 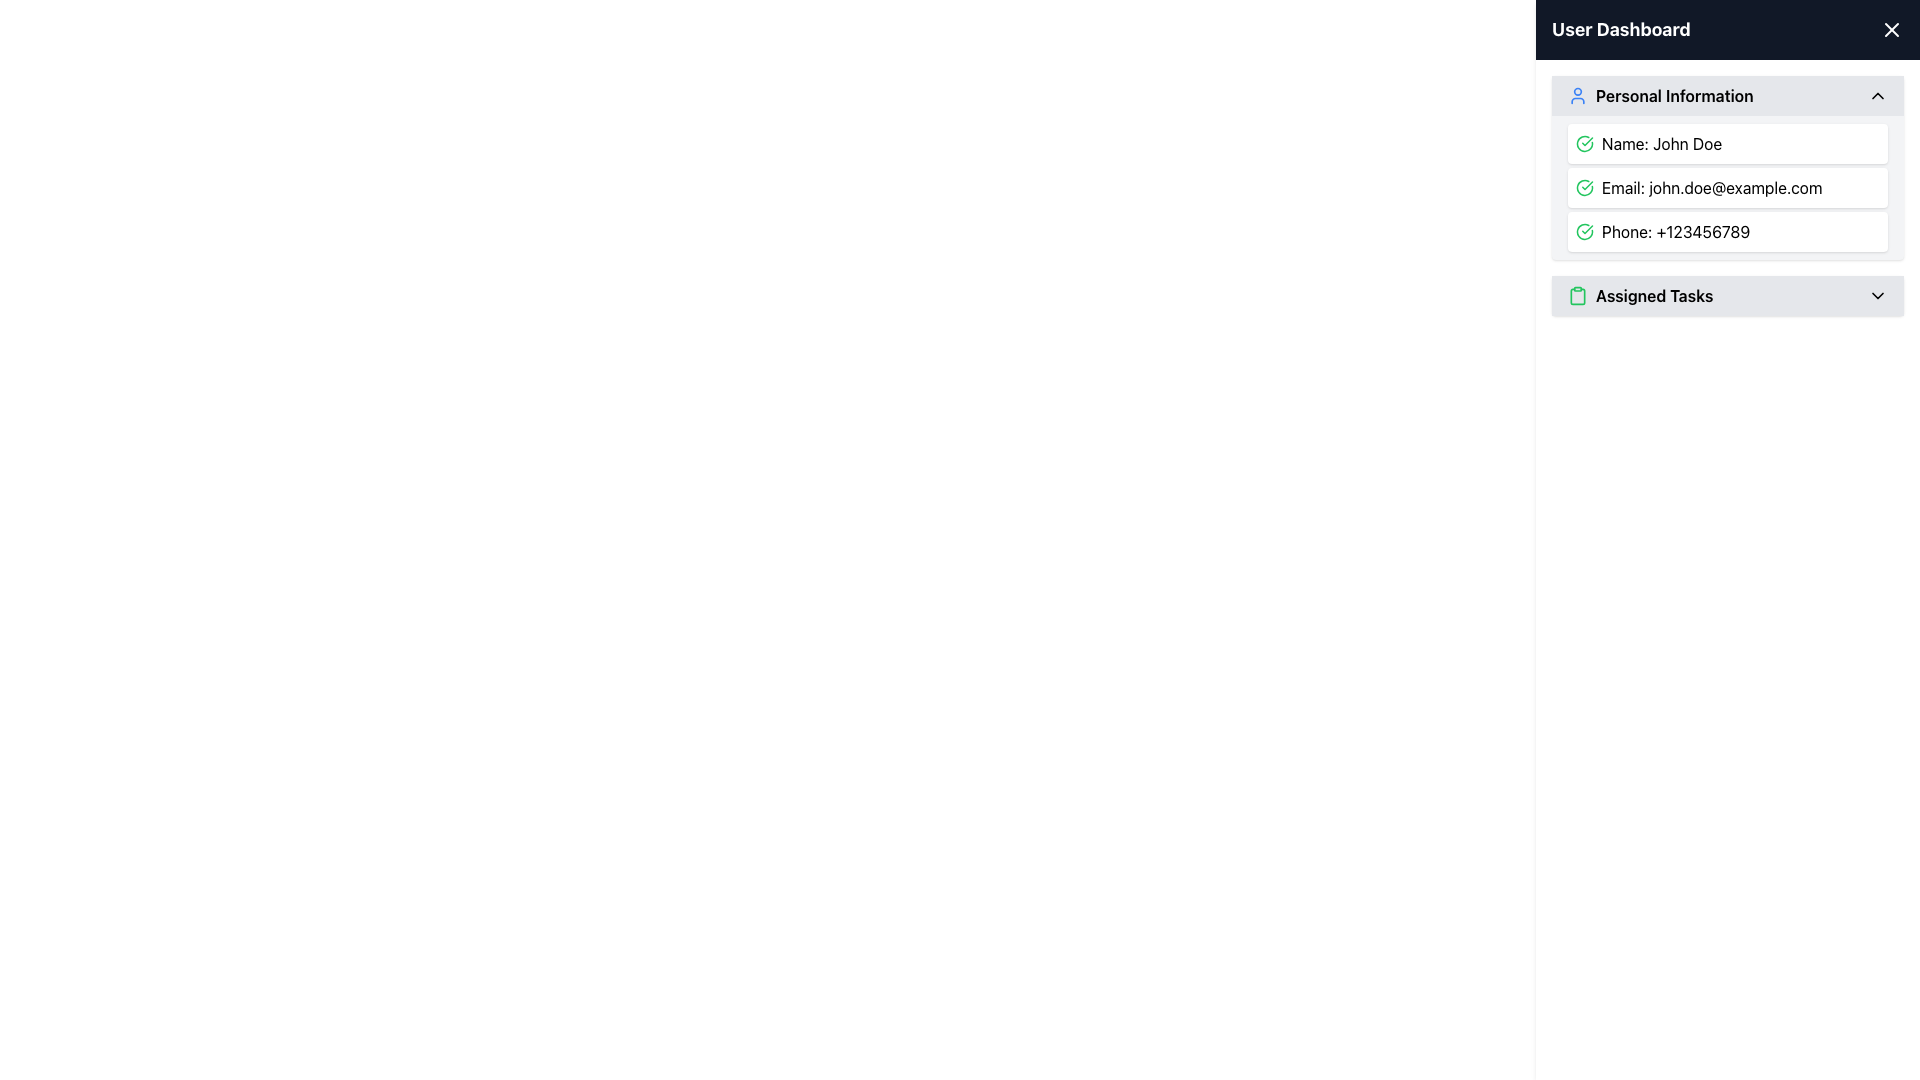 I want to click on the circular green-bordered icon with a check mark that is located beside the text 'Email: john.doe@example.com' in the 'Personal Information' section of the user dashboard, so click(x=1583, y=188).